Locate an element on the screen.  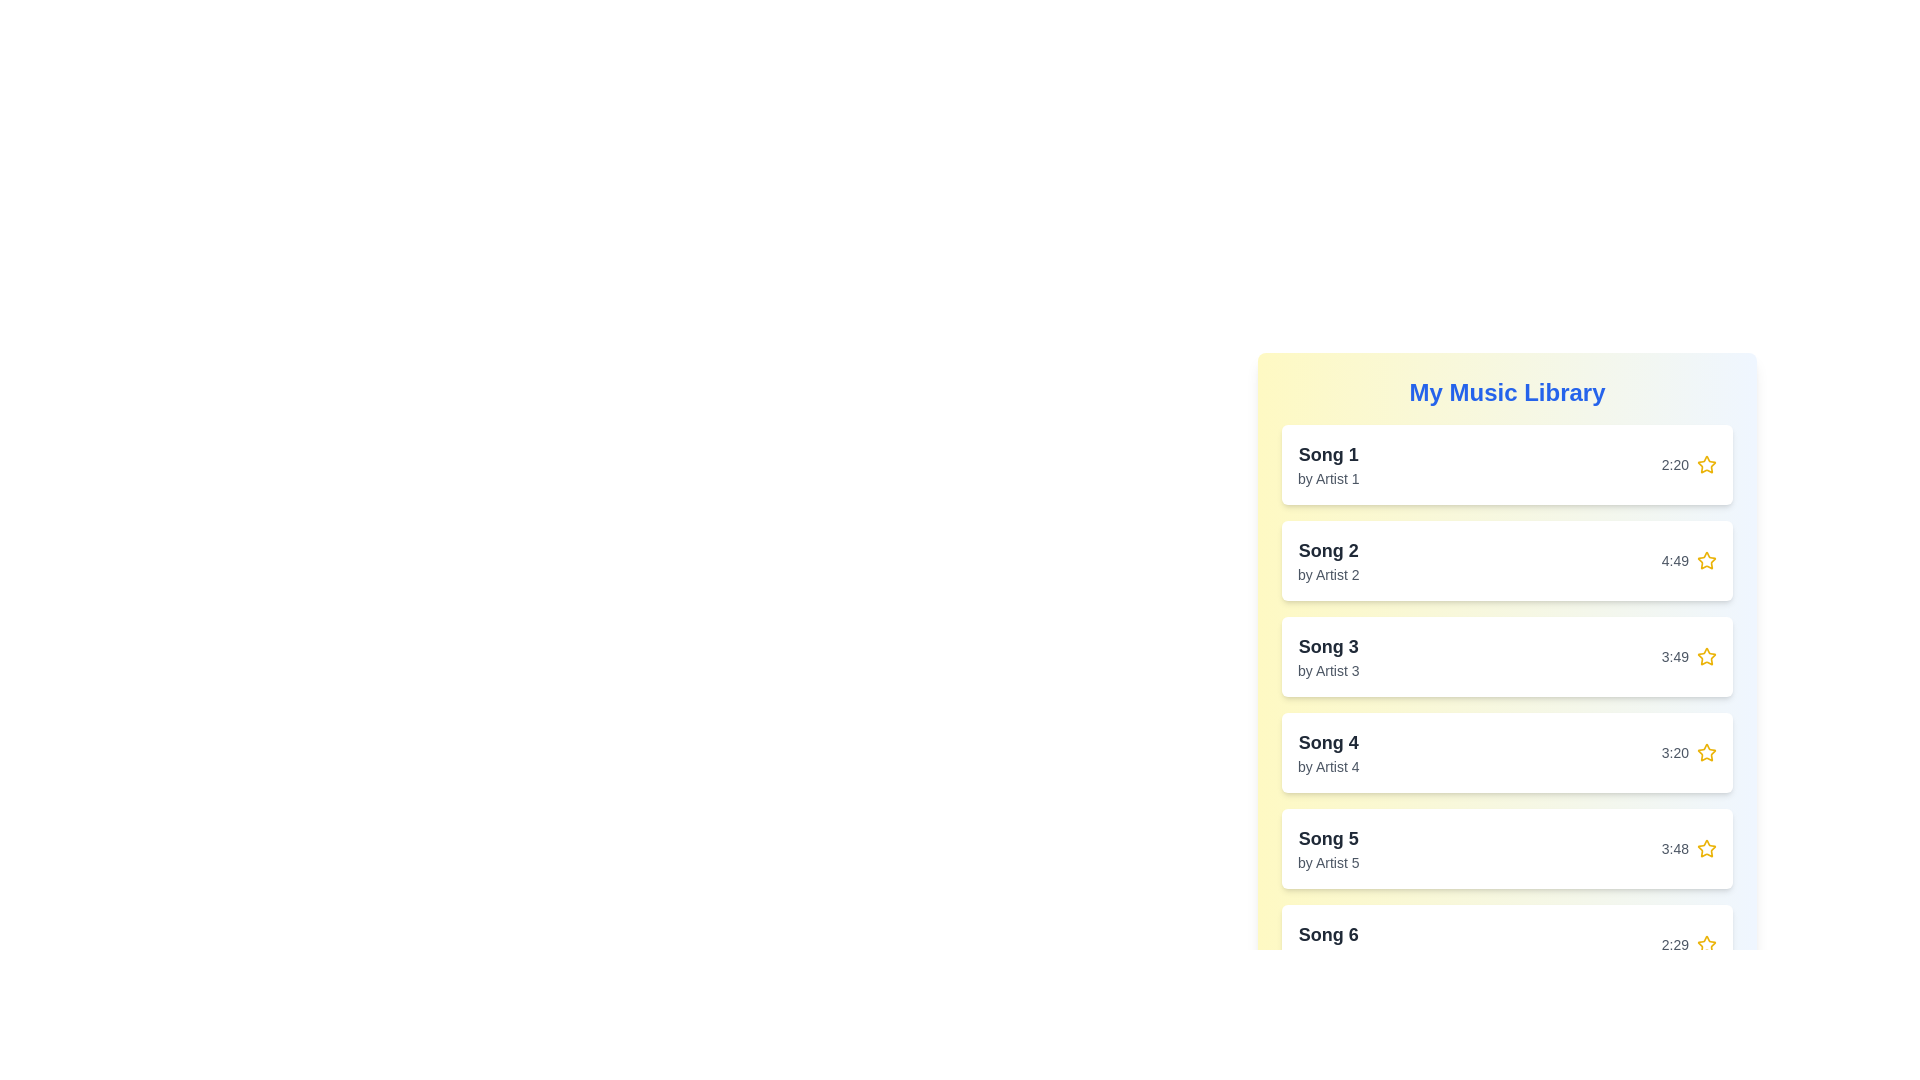
the text label displaying 'Song 4' by 'Artist 4' is located at coordinates (1328, 752).